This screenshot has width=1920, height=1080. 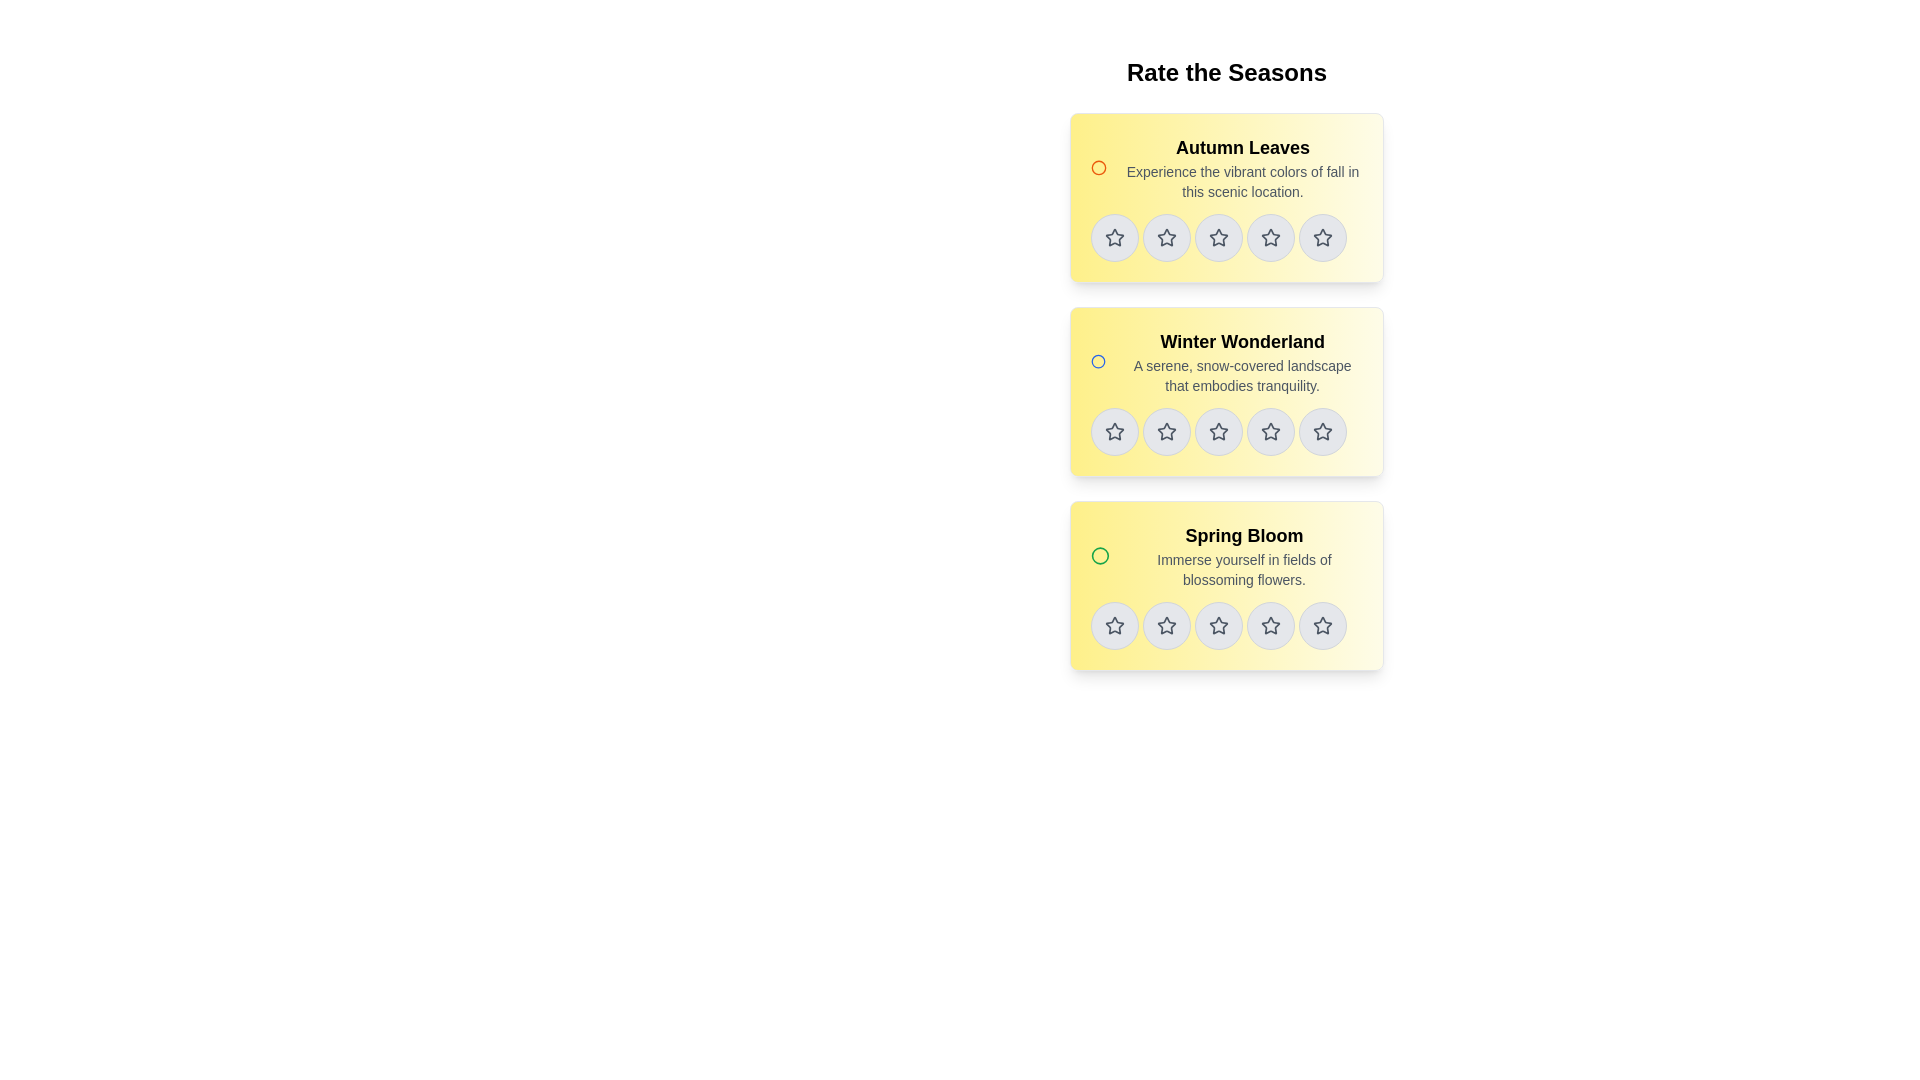 I want to click on the circular button with a gray outline and a light gray background, featuring a star icon inside, located in the first card under 'Autumn Leaves' in the 'Rate the Seasons' section, so click(x=1323, y=237).